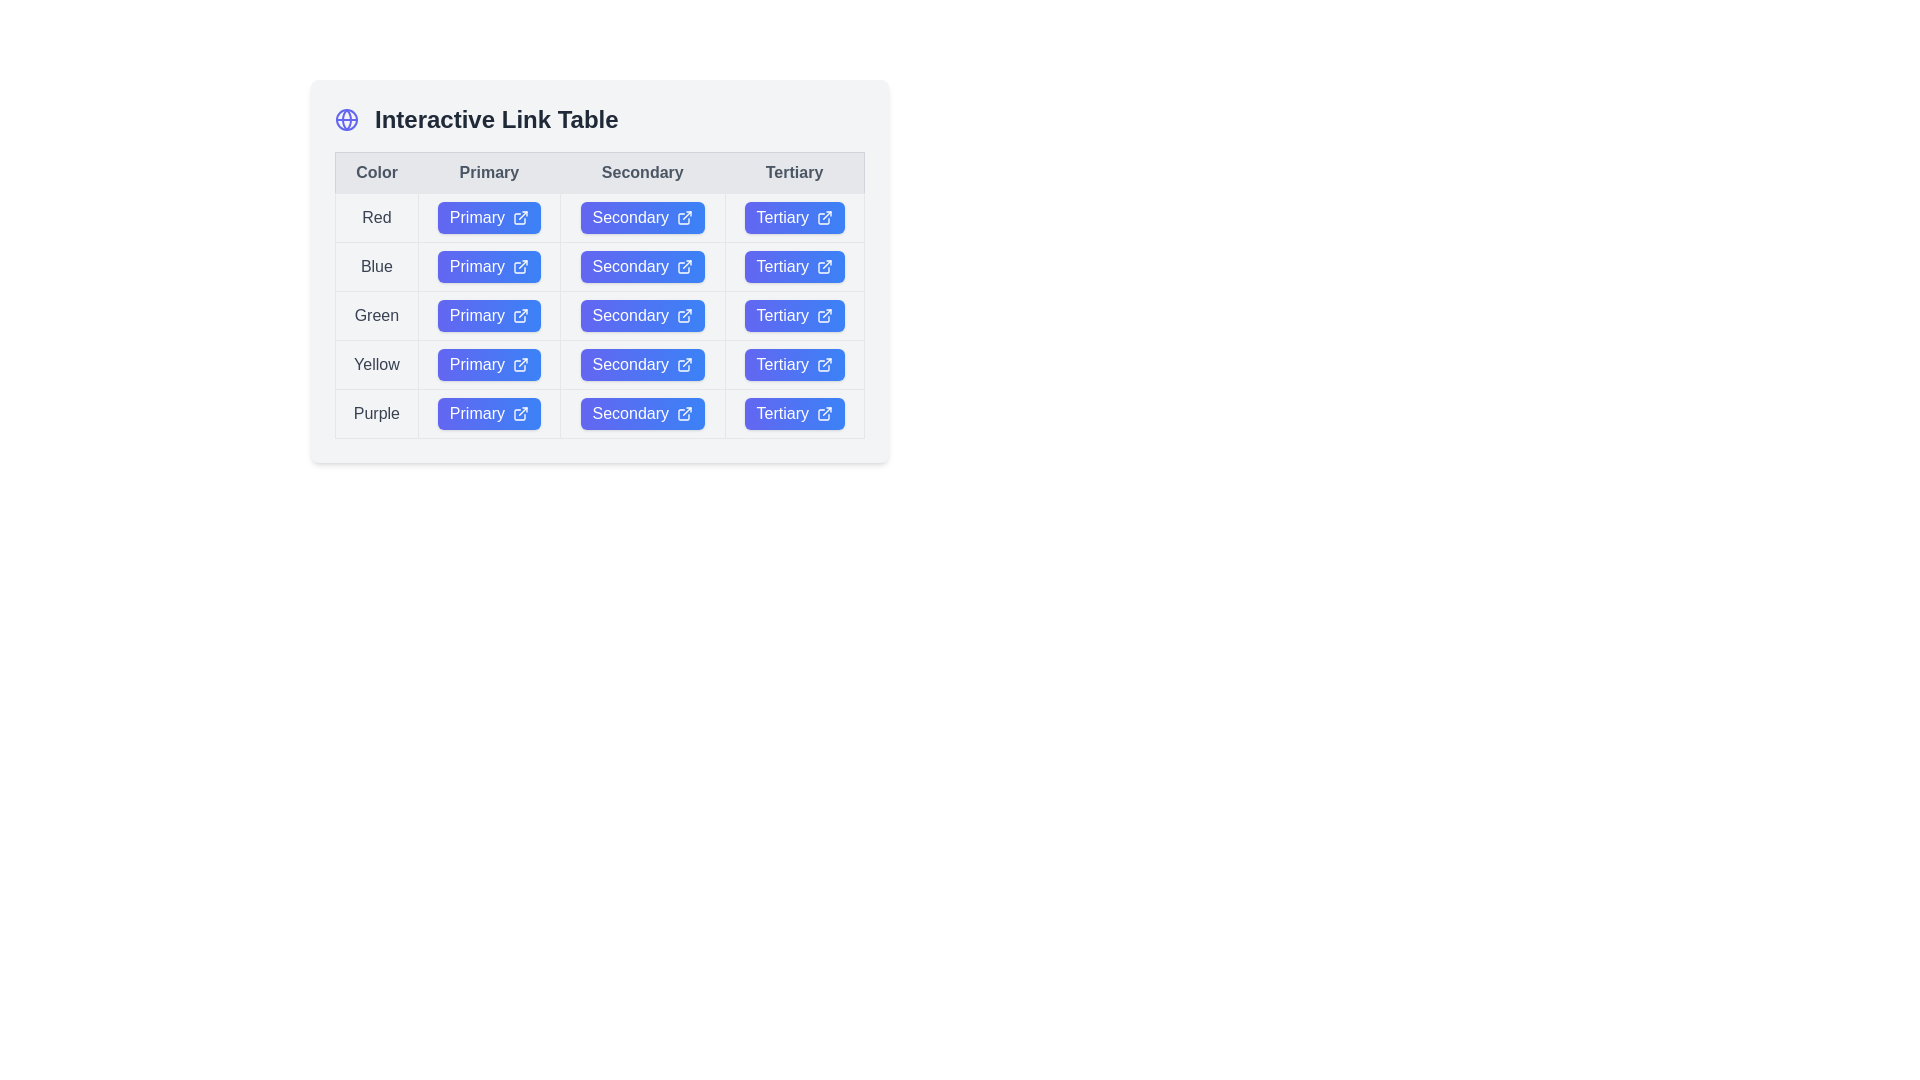 This screenshot has width=1920, height=1080. Describe the element at coordinates (599, 315) in the screenshot. I see `the 'Secondary' button with an external link indicator, which has a gradient background from indigo to blue and the text 'Secondary' in white` at that location.